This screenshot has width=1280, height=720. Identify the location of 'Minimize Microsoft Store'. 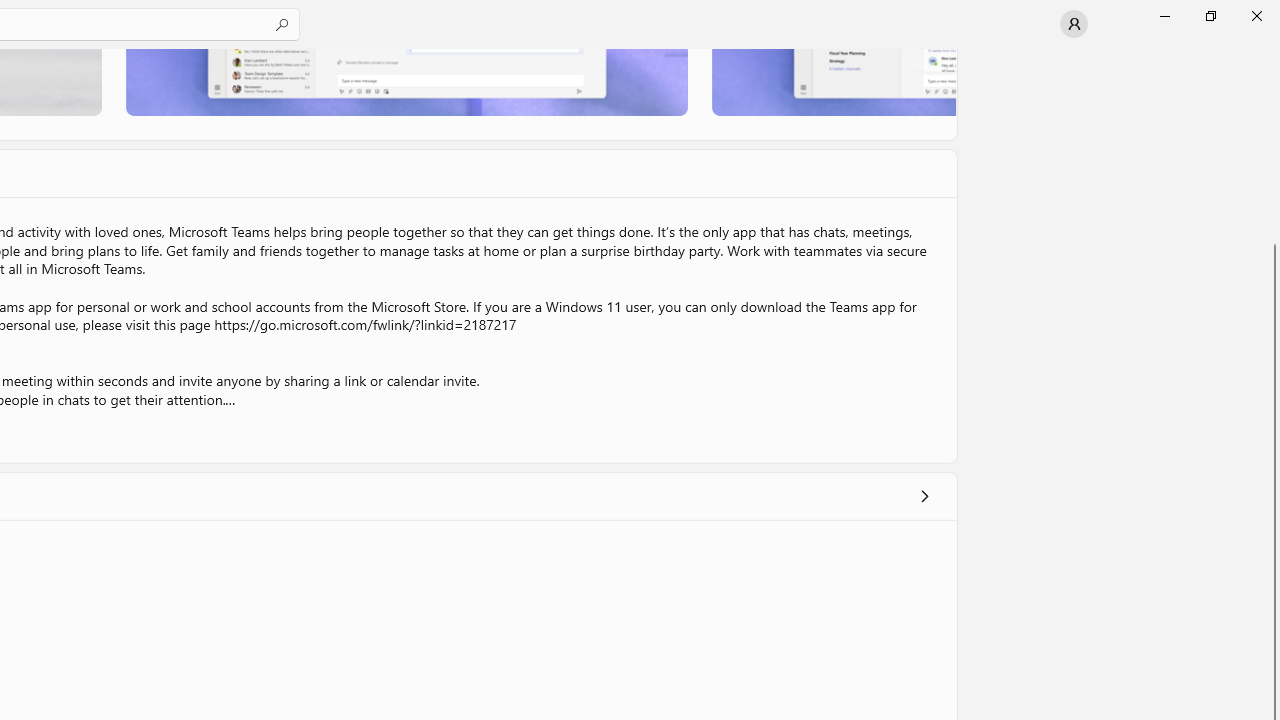
(1164, 15).